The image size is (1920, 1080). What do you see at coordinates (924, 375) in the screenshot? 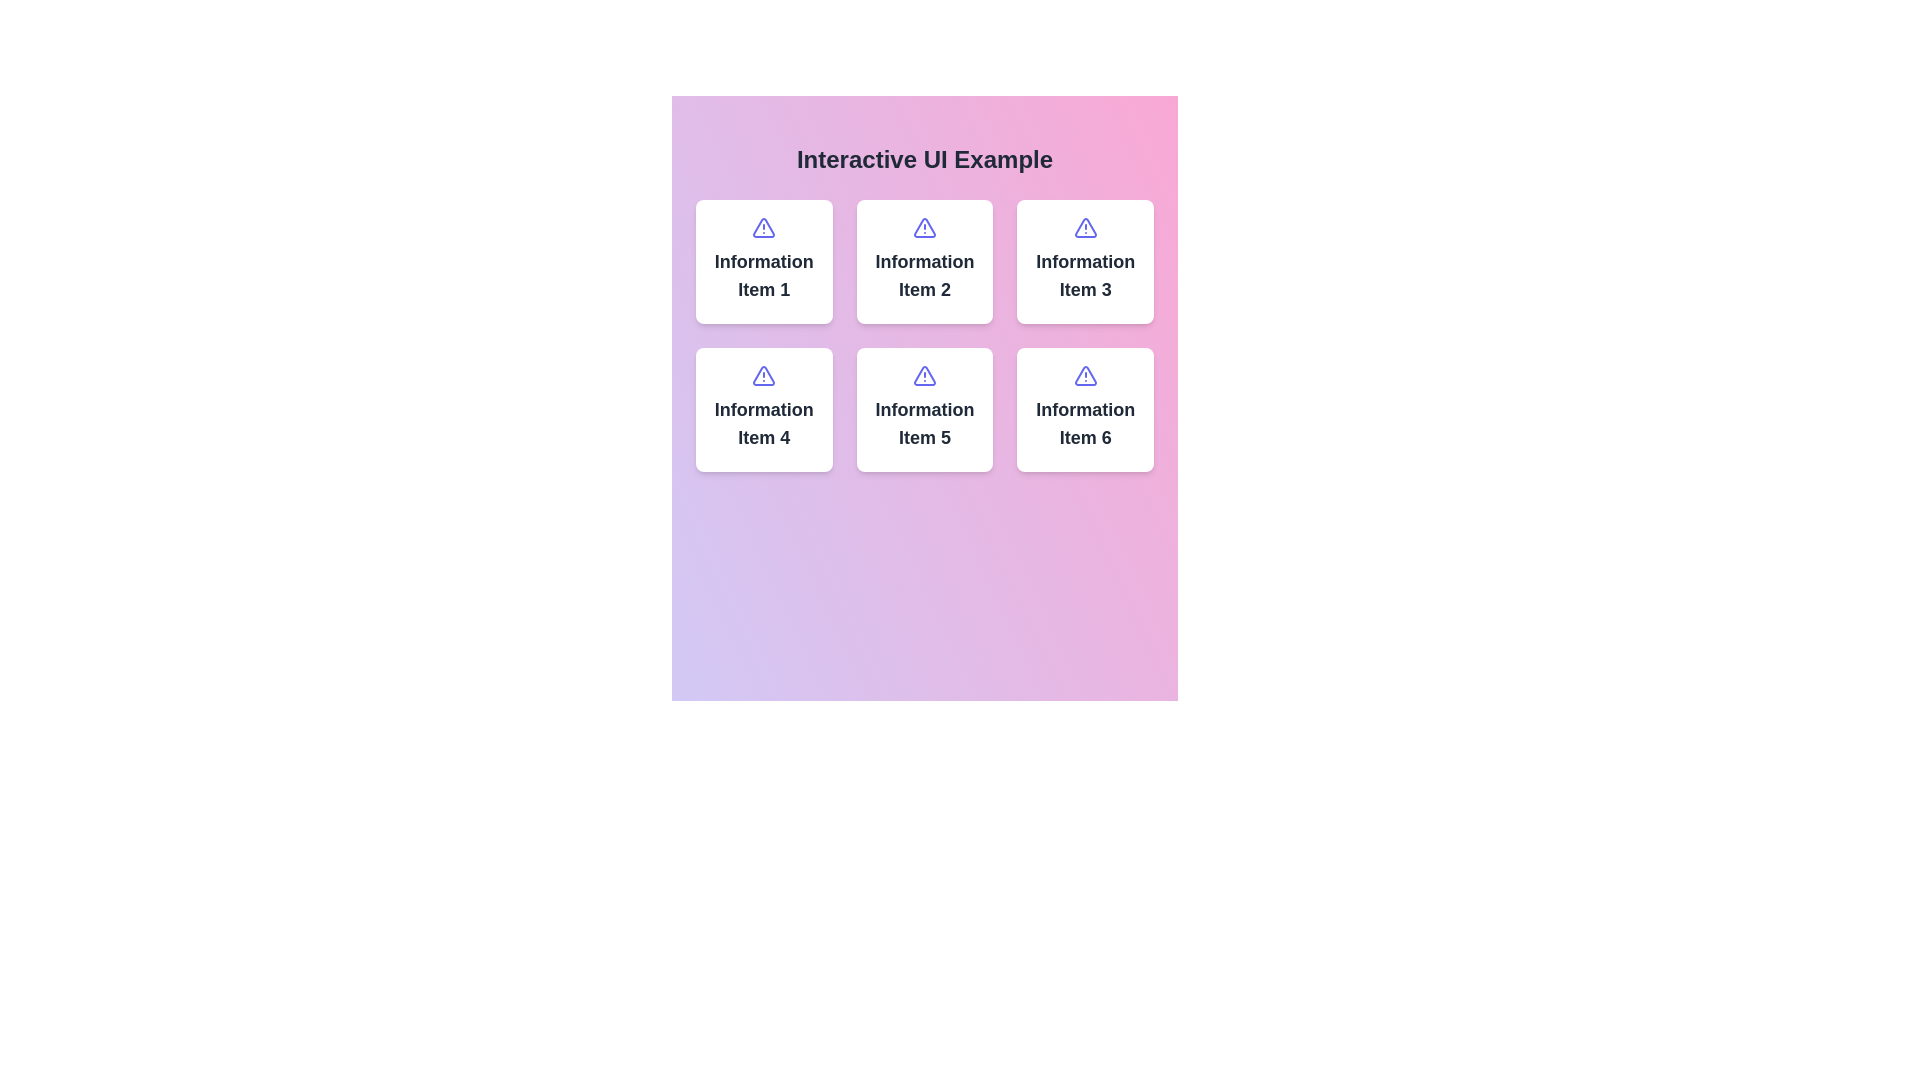
I see `the alert icon related to 'Information Item 5' located in the middle row, second column of the 2x3 grid` at bounding box center [924, 375].